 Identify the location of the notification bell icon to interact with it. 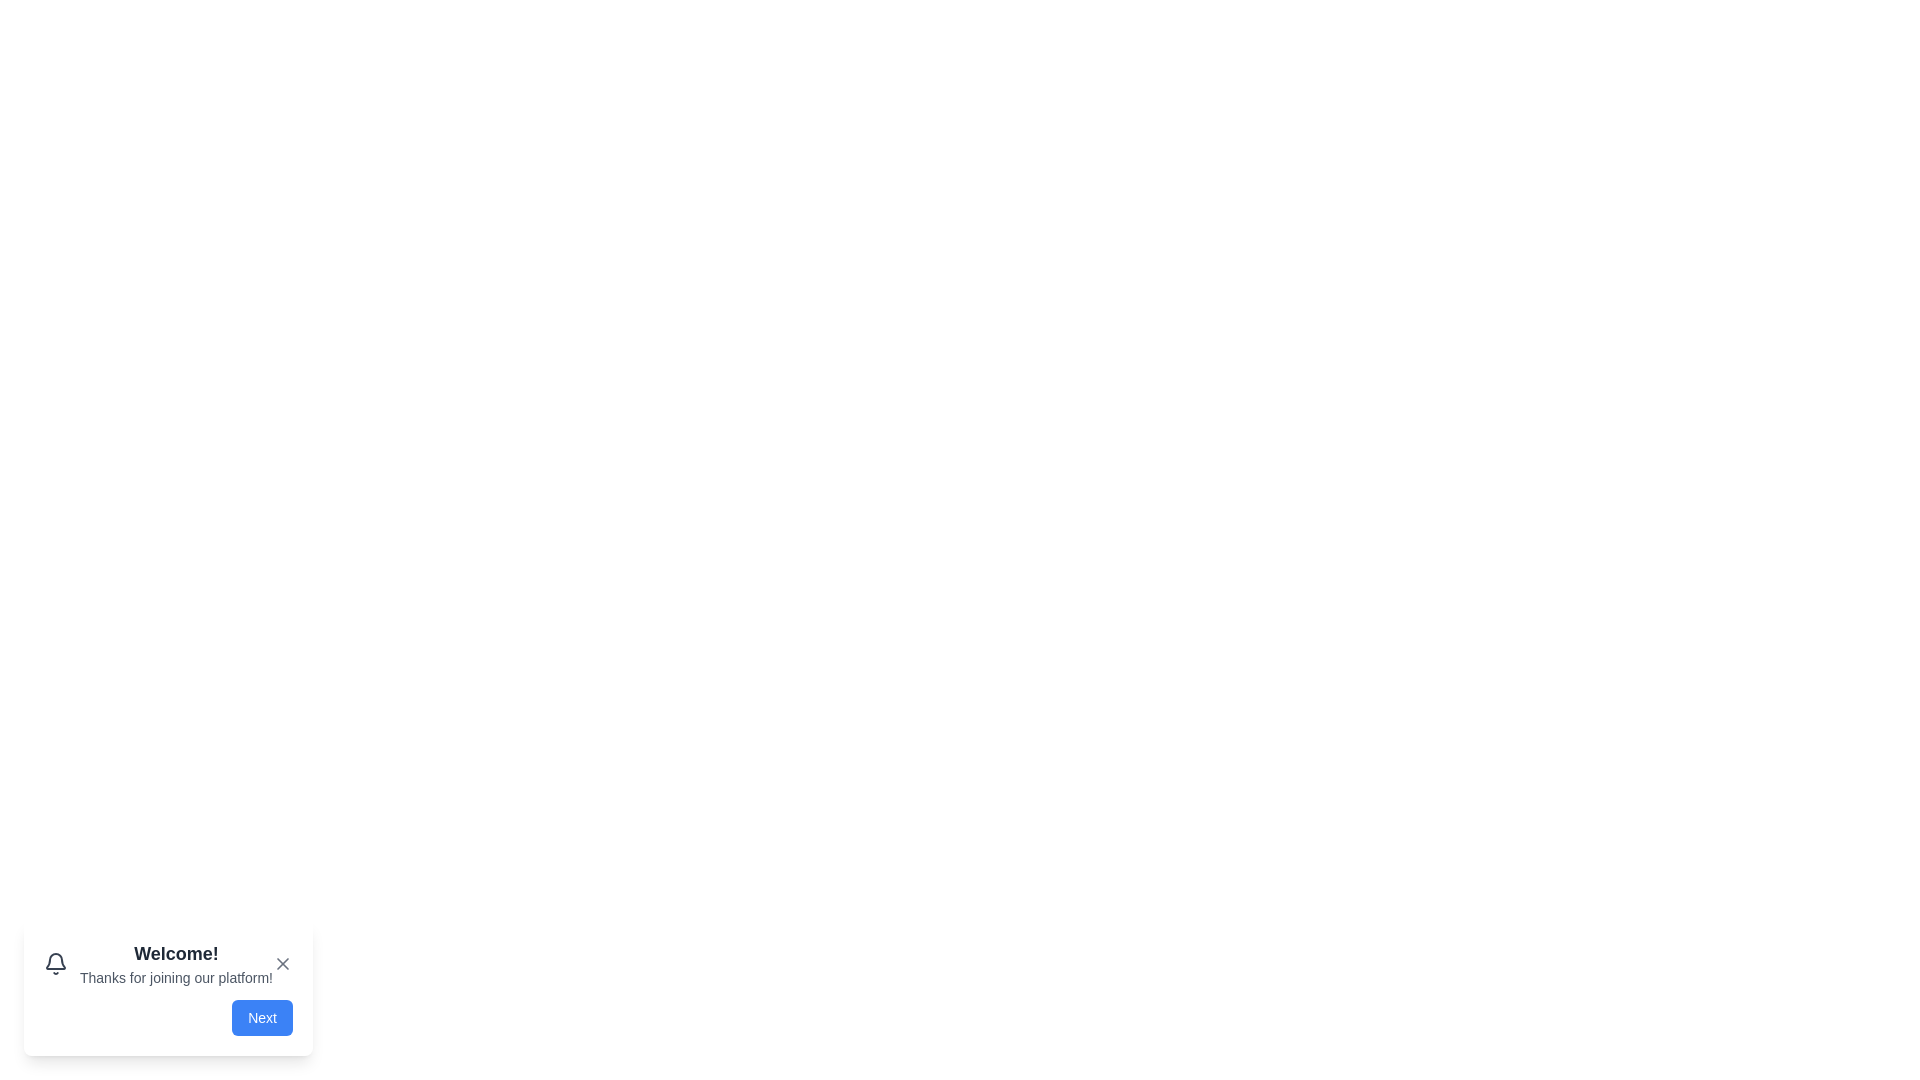
(56, 963).